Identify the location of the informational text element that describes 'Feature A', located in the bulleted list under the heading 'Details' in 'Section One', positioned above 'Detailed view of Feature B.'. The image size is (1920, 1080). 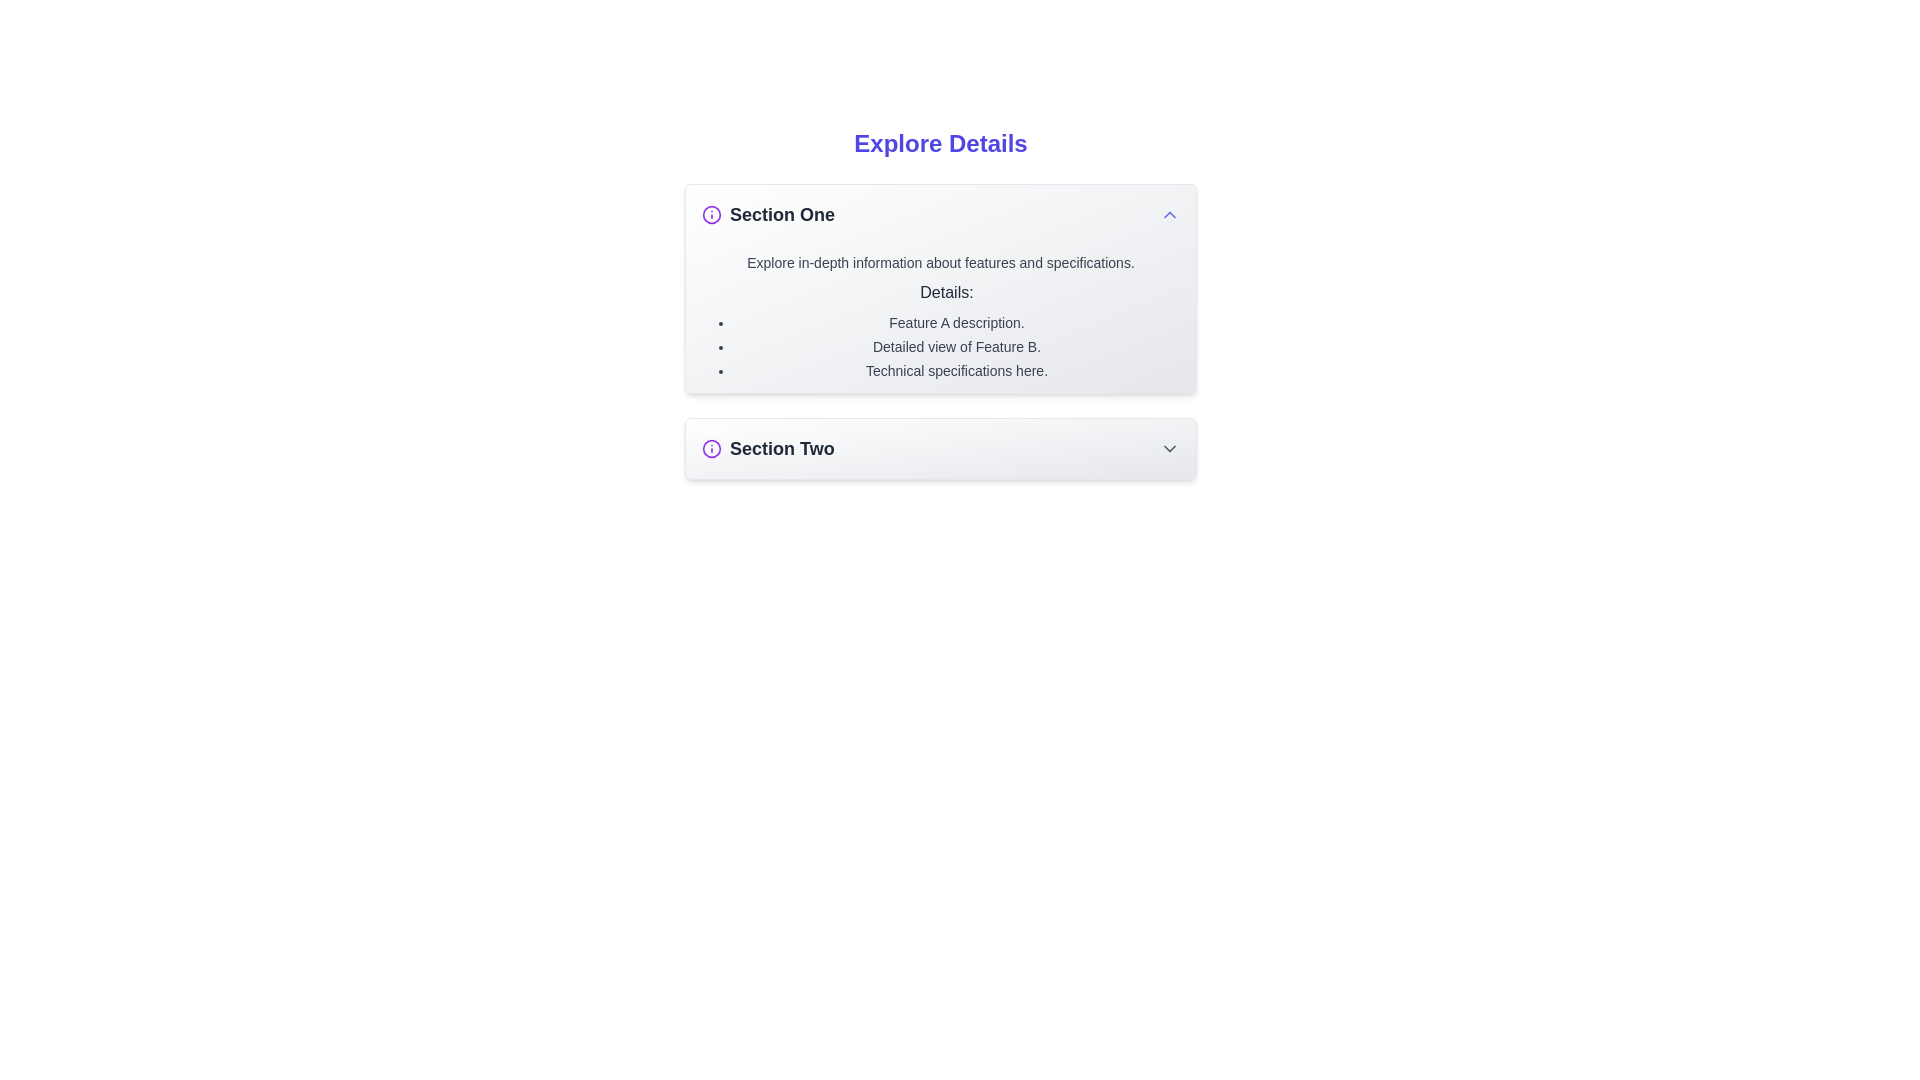
(955, 323).